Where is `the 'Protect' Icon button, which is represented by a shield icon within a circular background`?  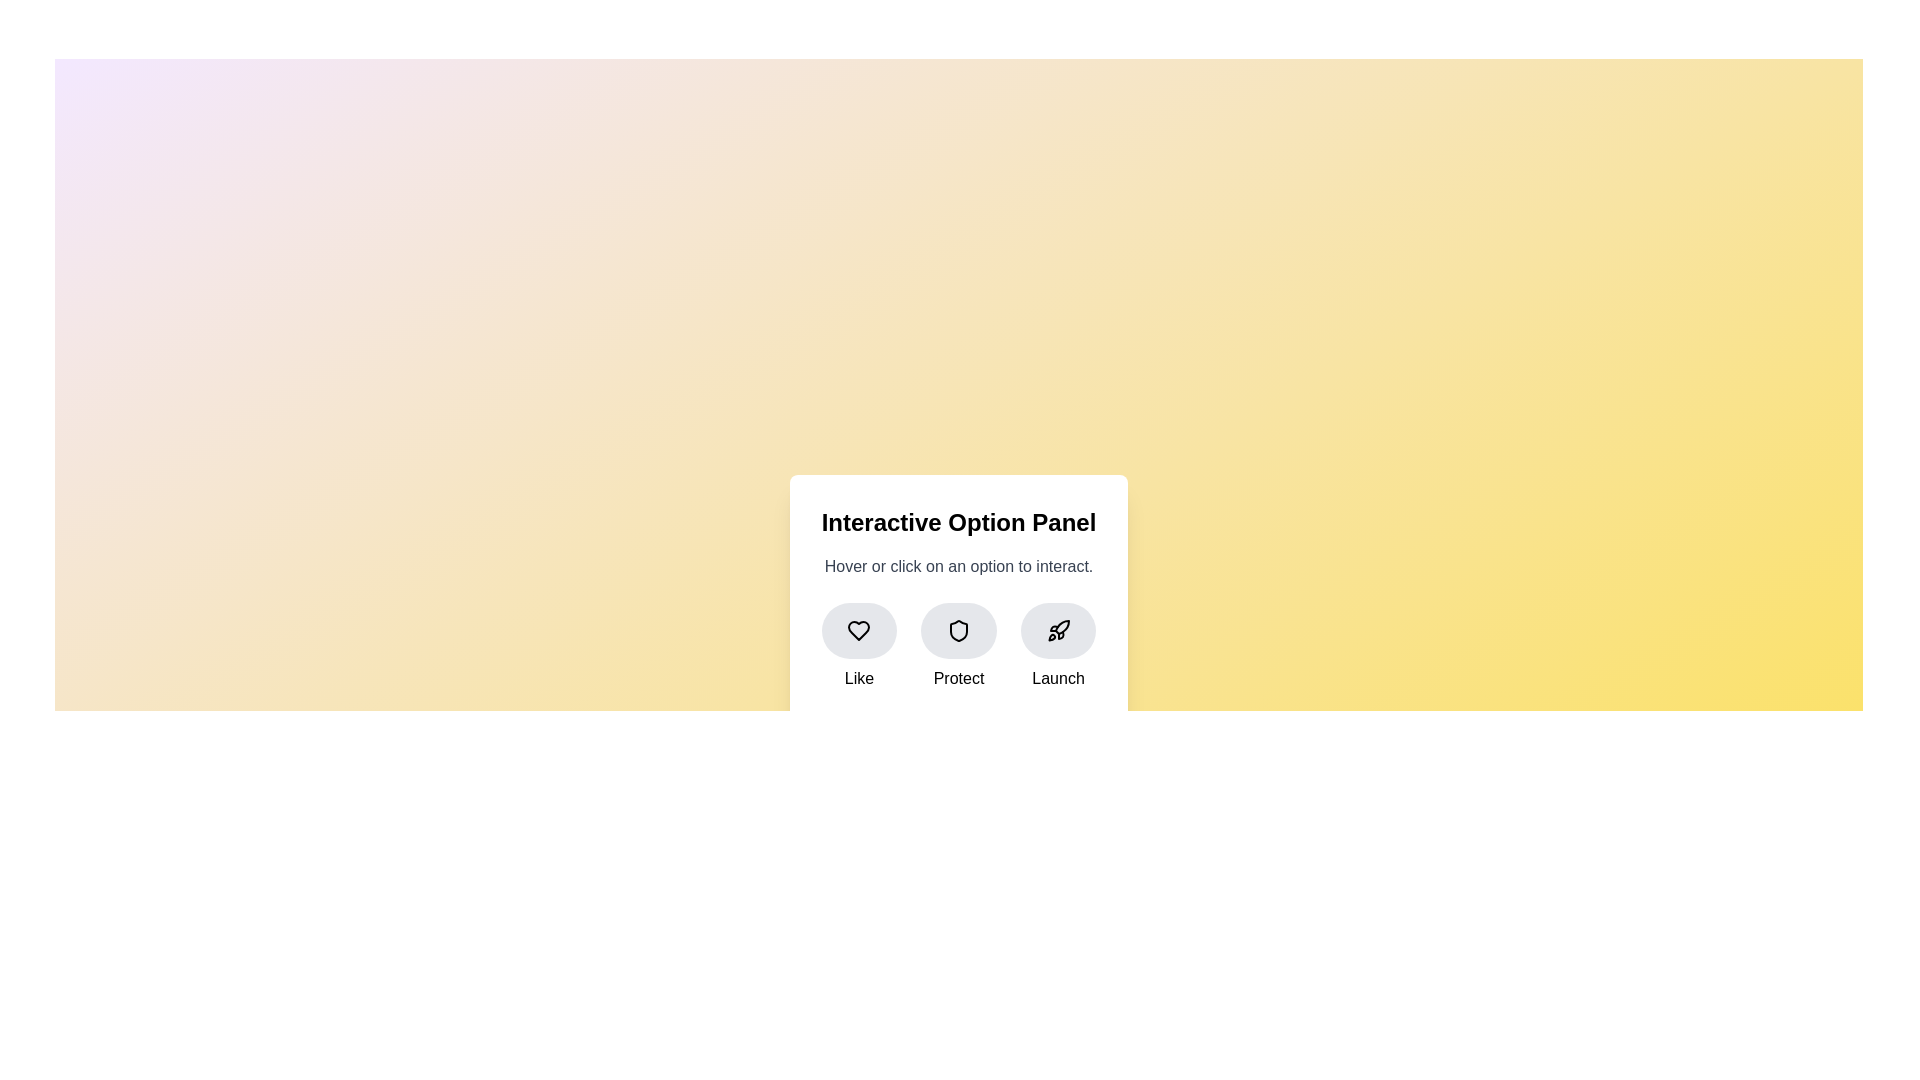
the 'Protect' Icon button, which is represented by a shield icon within a circular background is located at coordinates (958, 647).